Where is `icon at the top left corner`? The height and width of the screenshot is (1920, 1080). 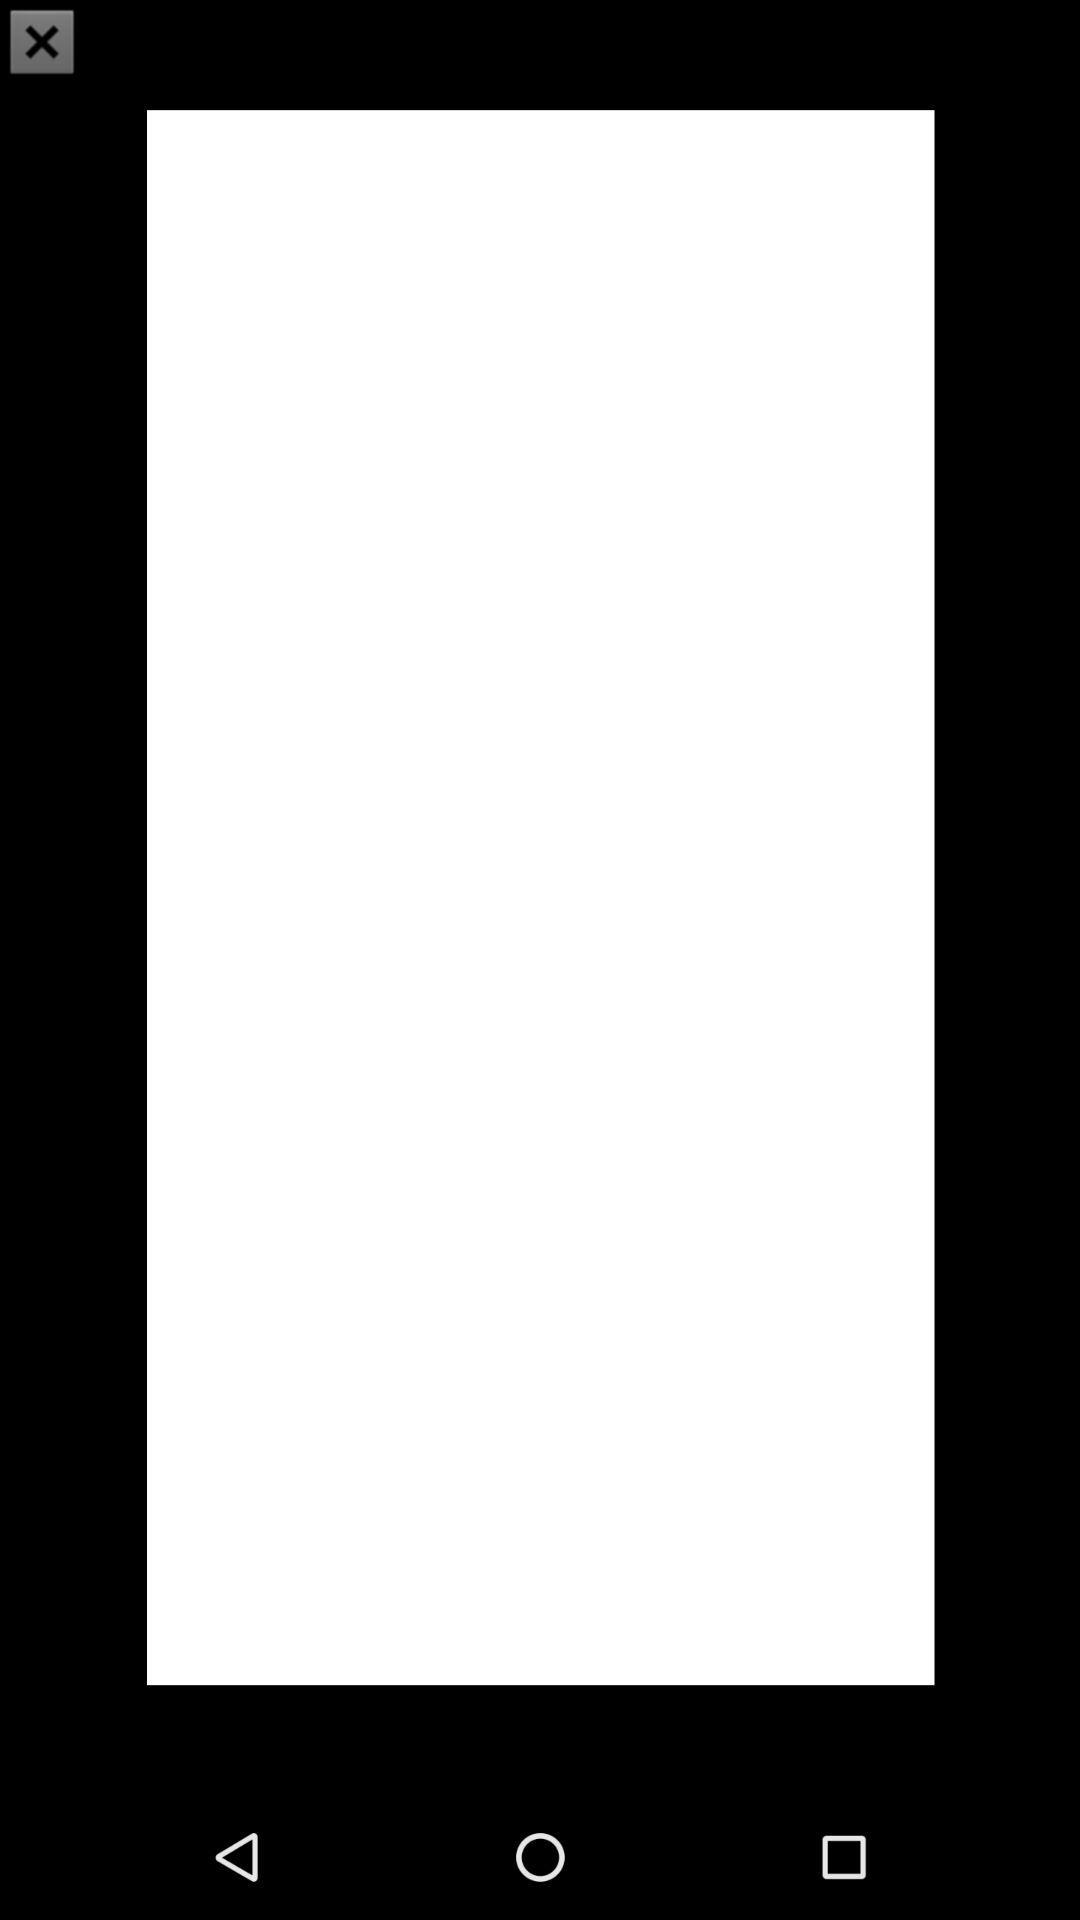
icon at the top left corner is located at coordinates (42, 42).